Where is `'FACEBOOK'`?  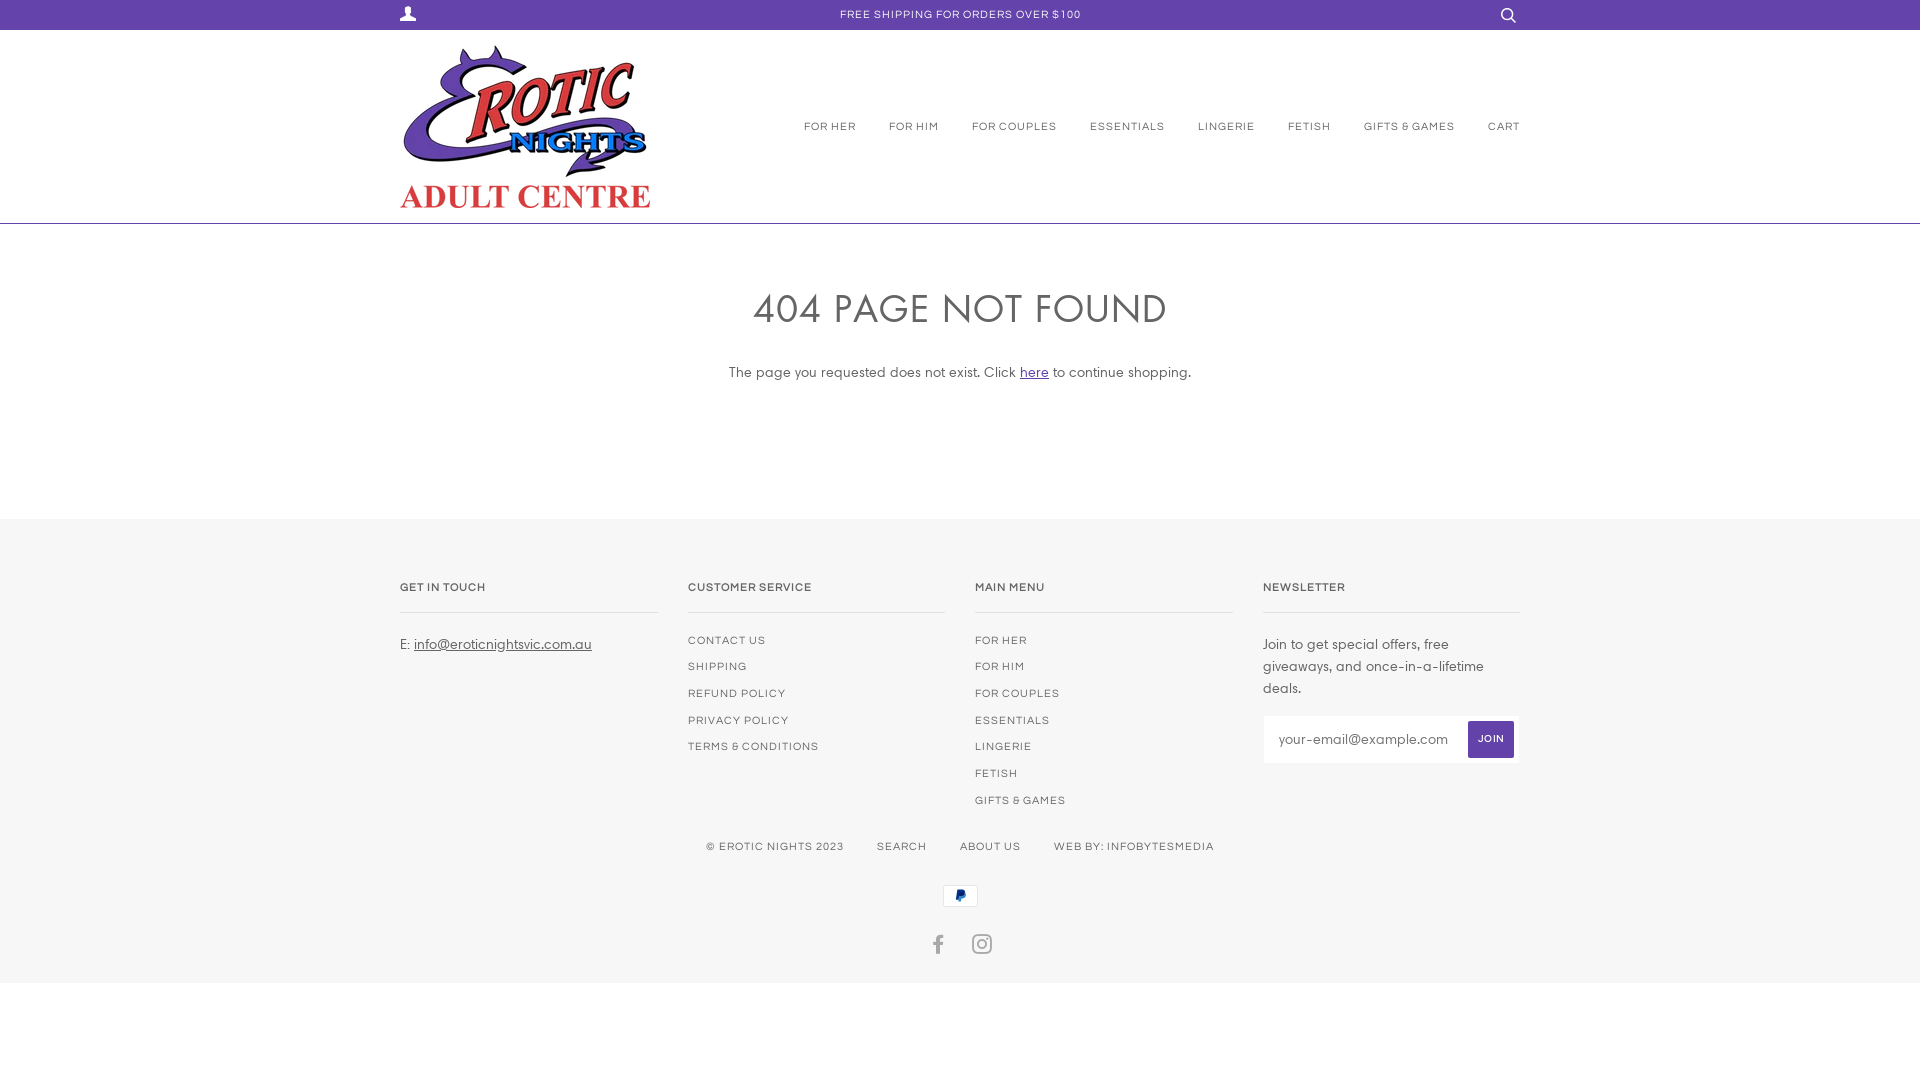 'FACEBOOK' is located at coordinates (937, 947).